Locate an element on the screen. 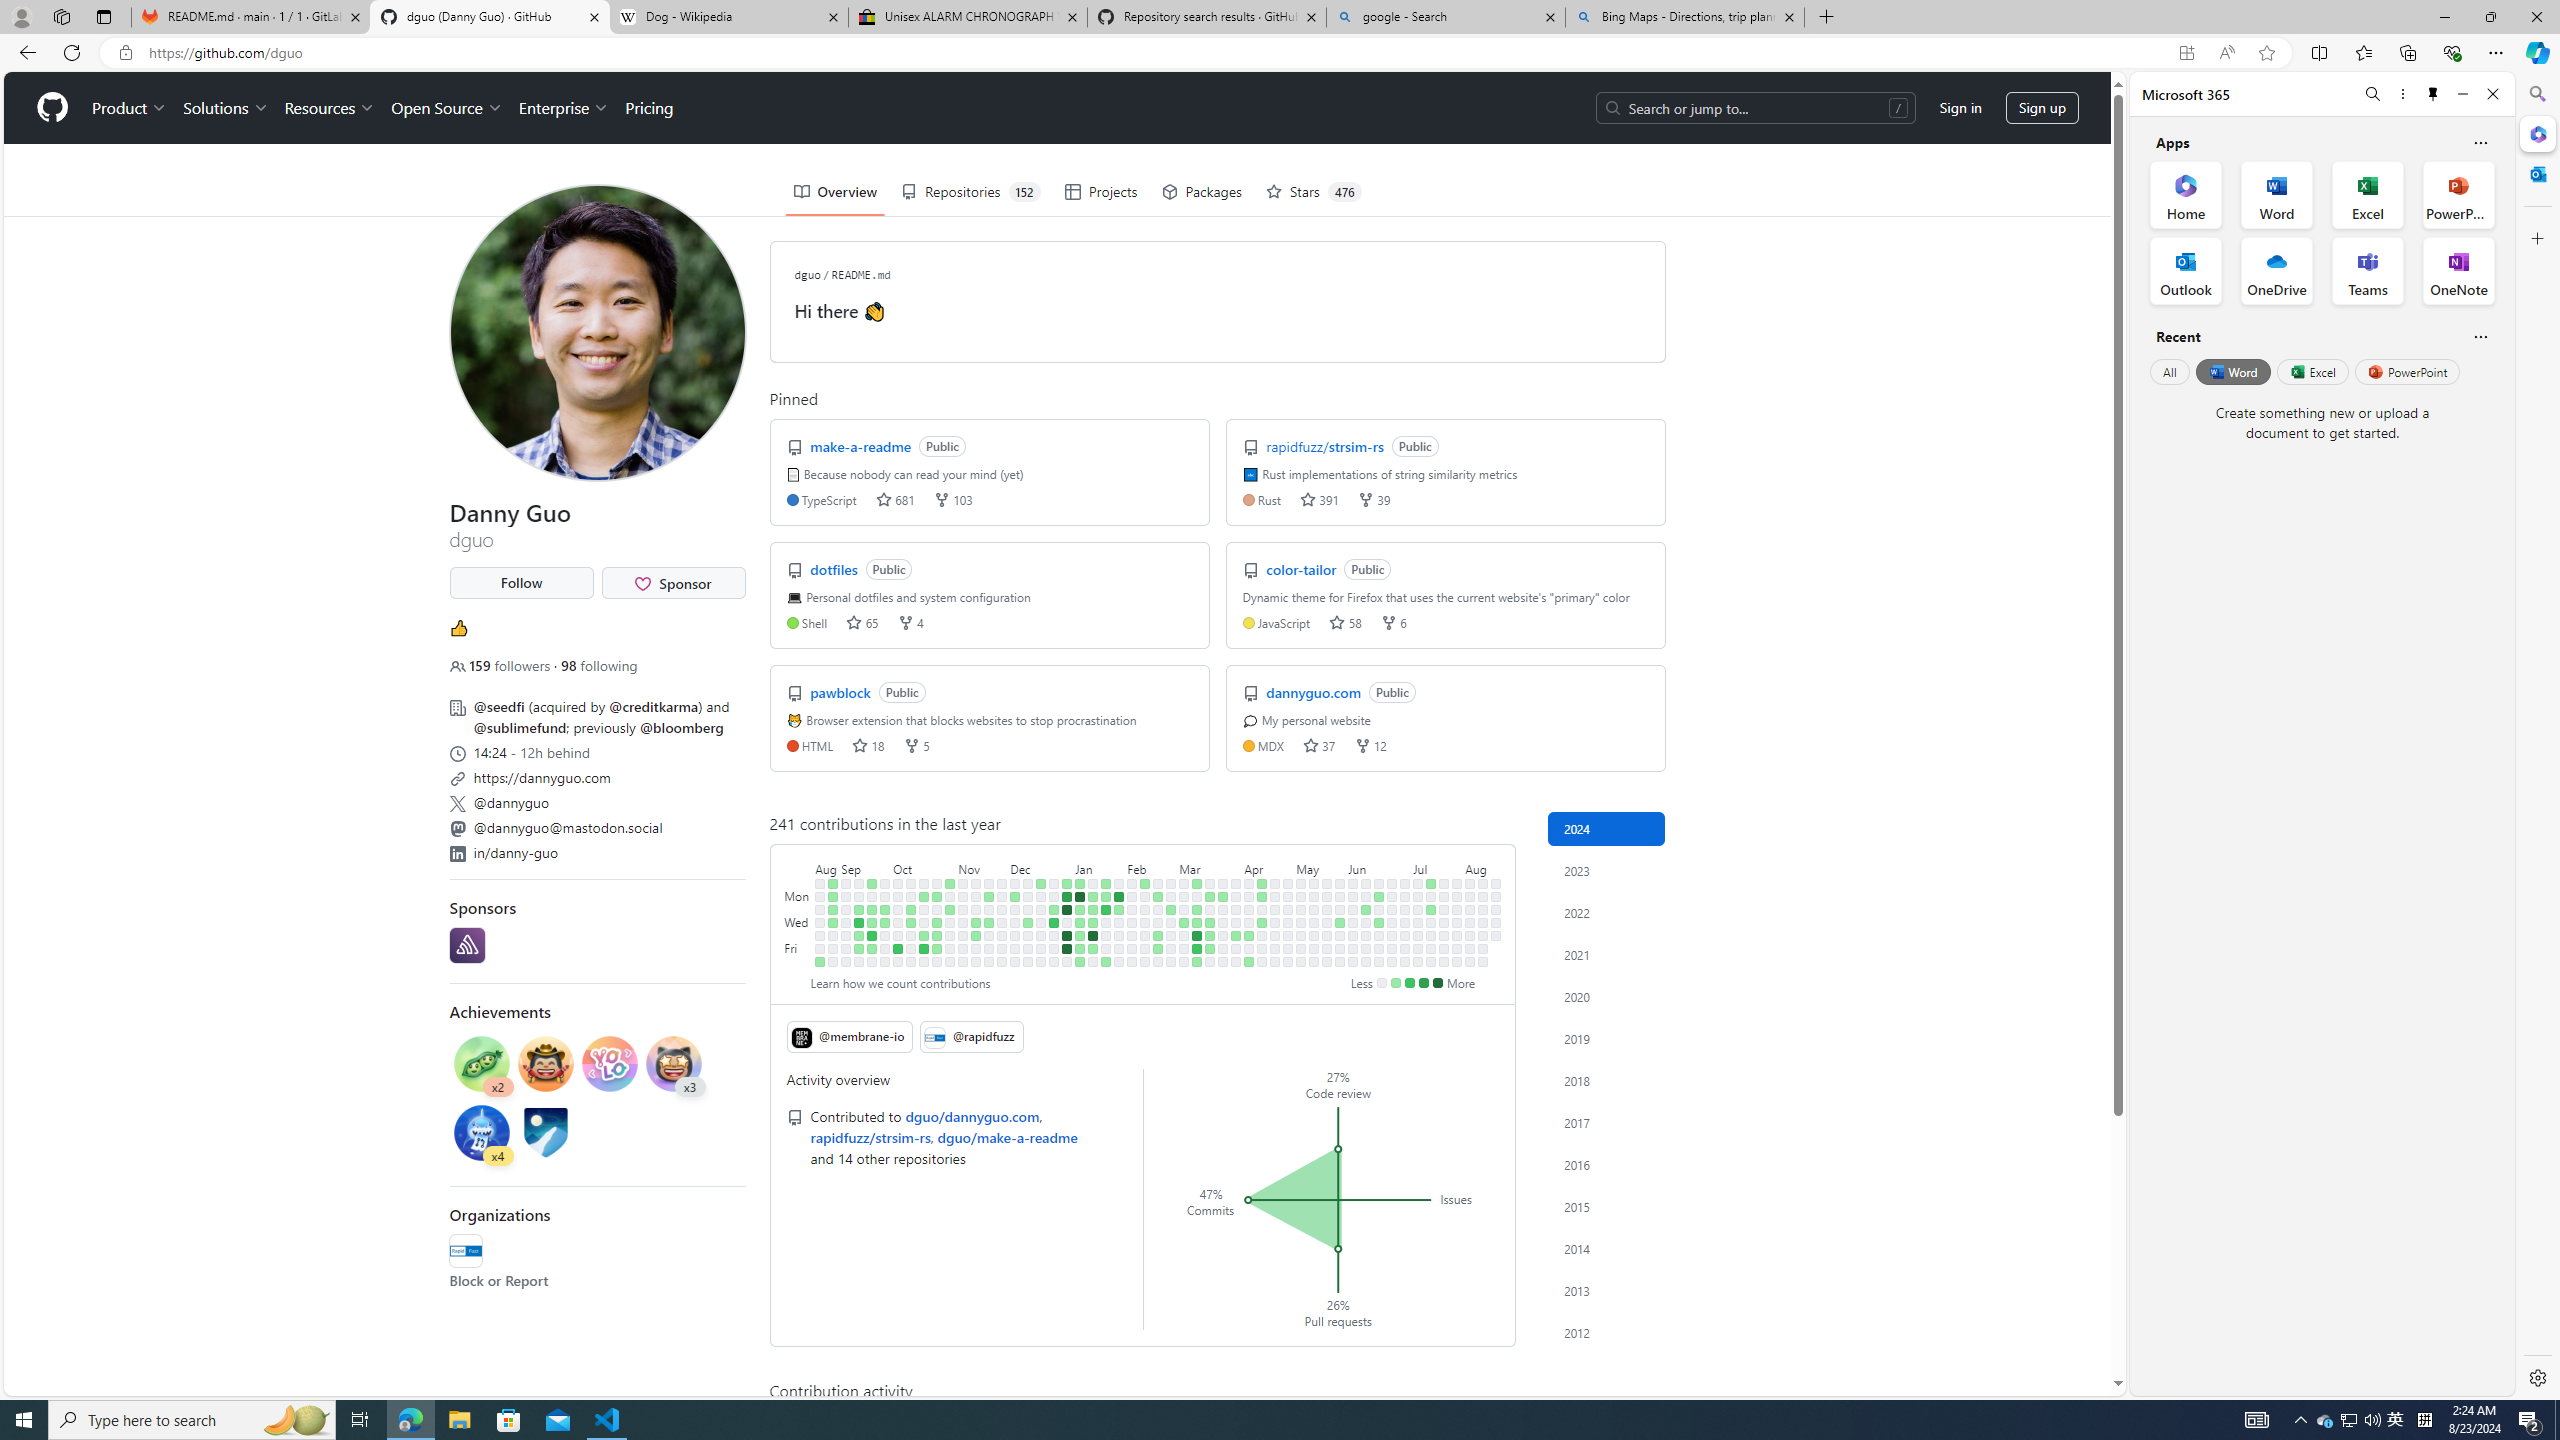 The height and width of the screenshot is (1440, 2560). 'No contributions on September 29th.' is located at coordinates (884, 947).